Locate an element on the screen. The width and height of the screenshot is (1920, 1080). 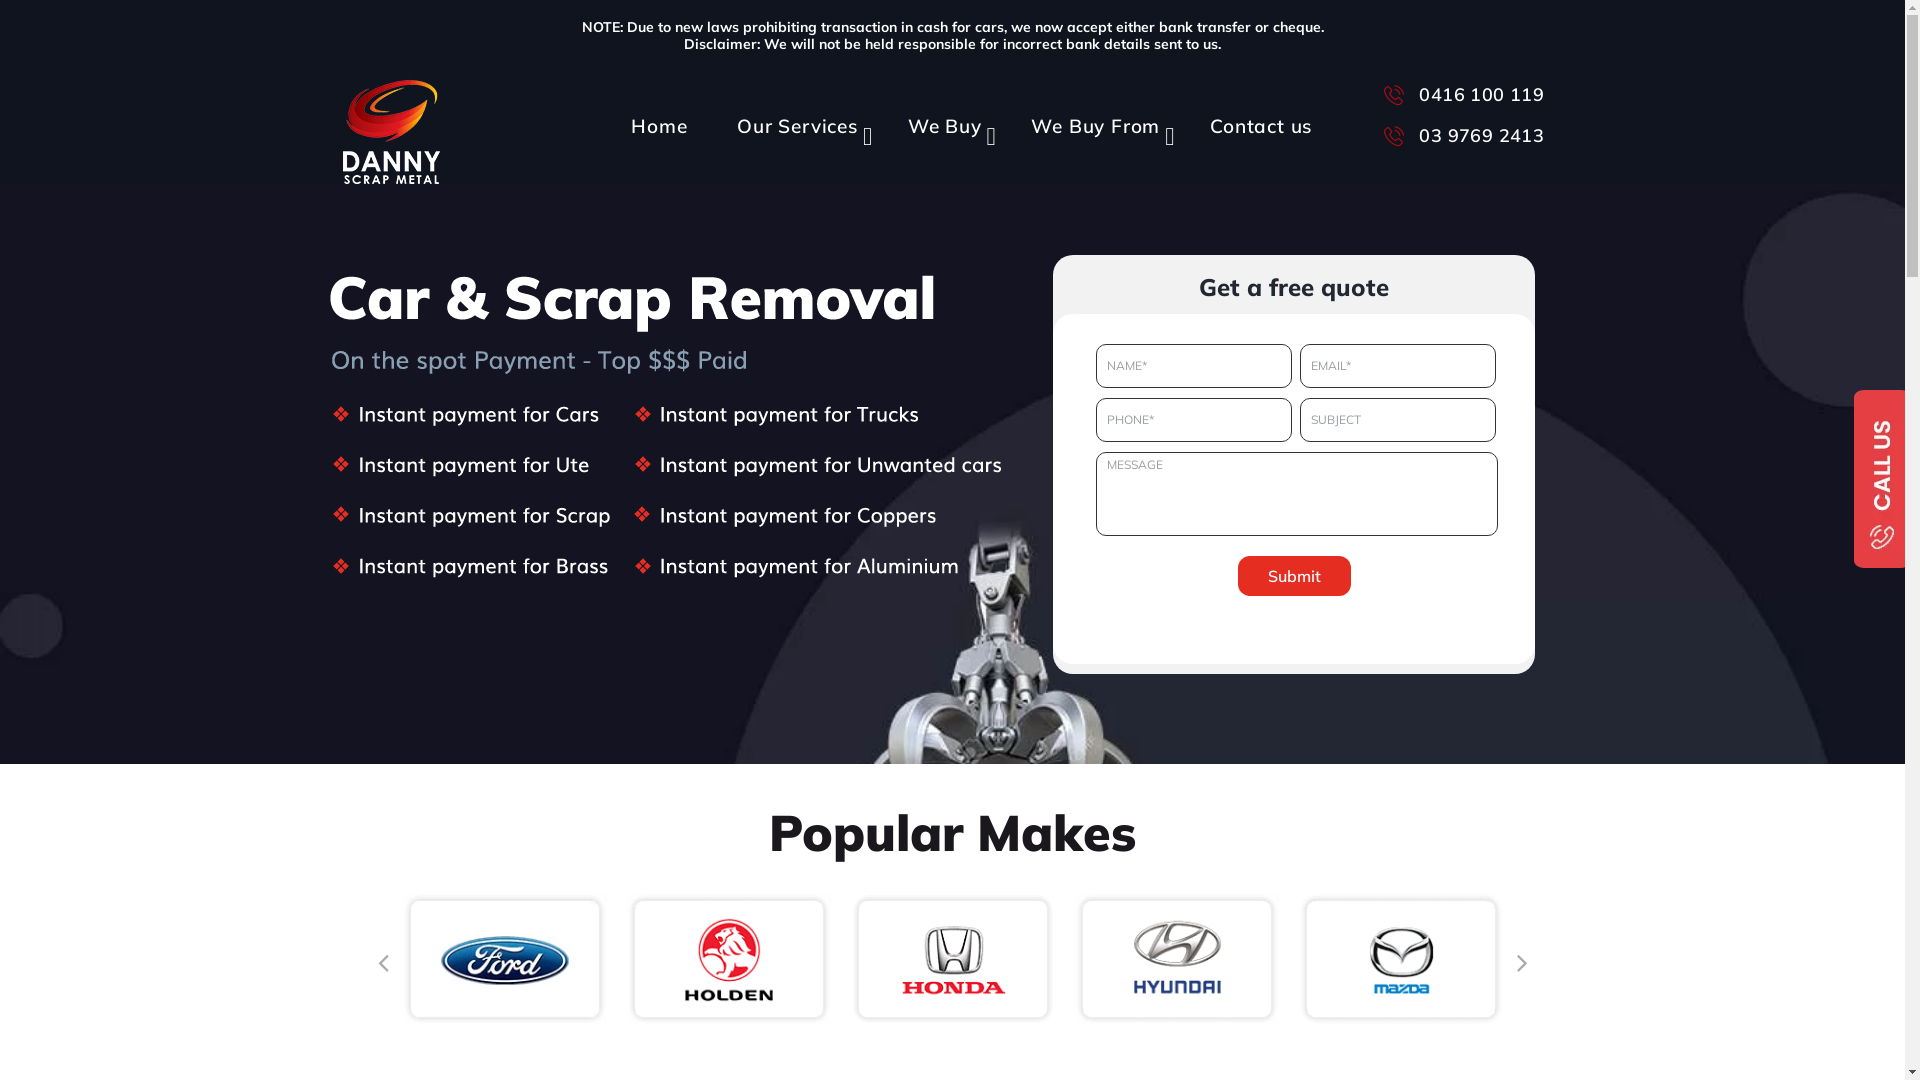
'Contact us' is located at coordinates (1255, 115).